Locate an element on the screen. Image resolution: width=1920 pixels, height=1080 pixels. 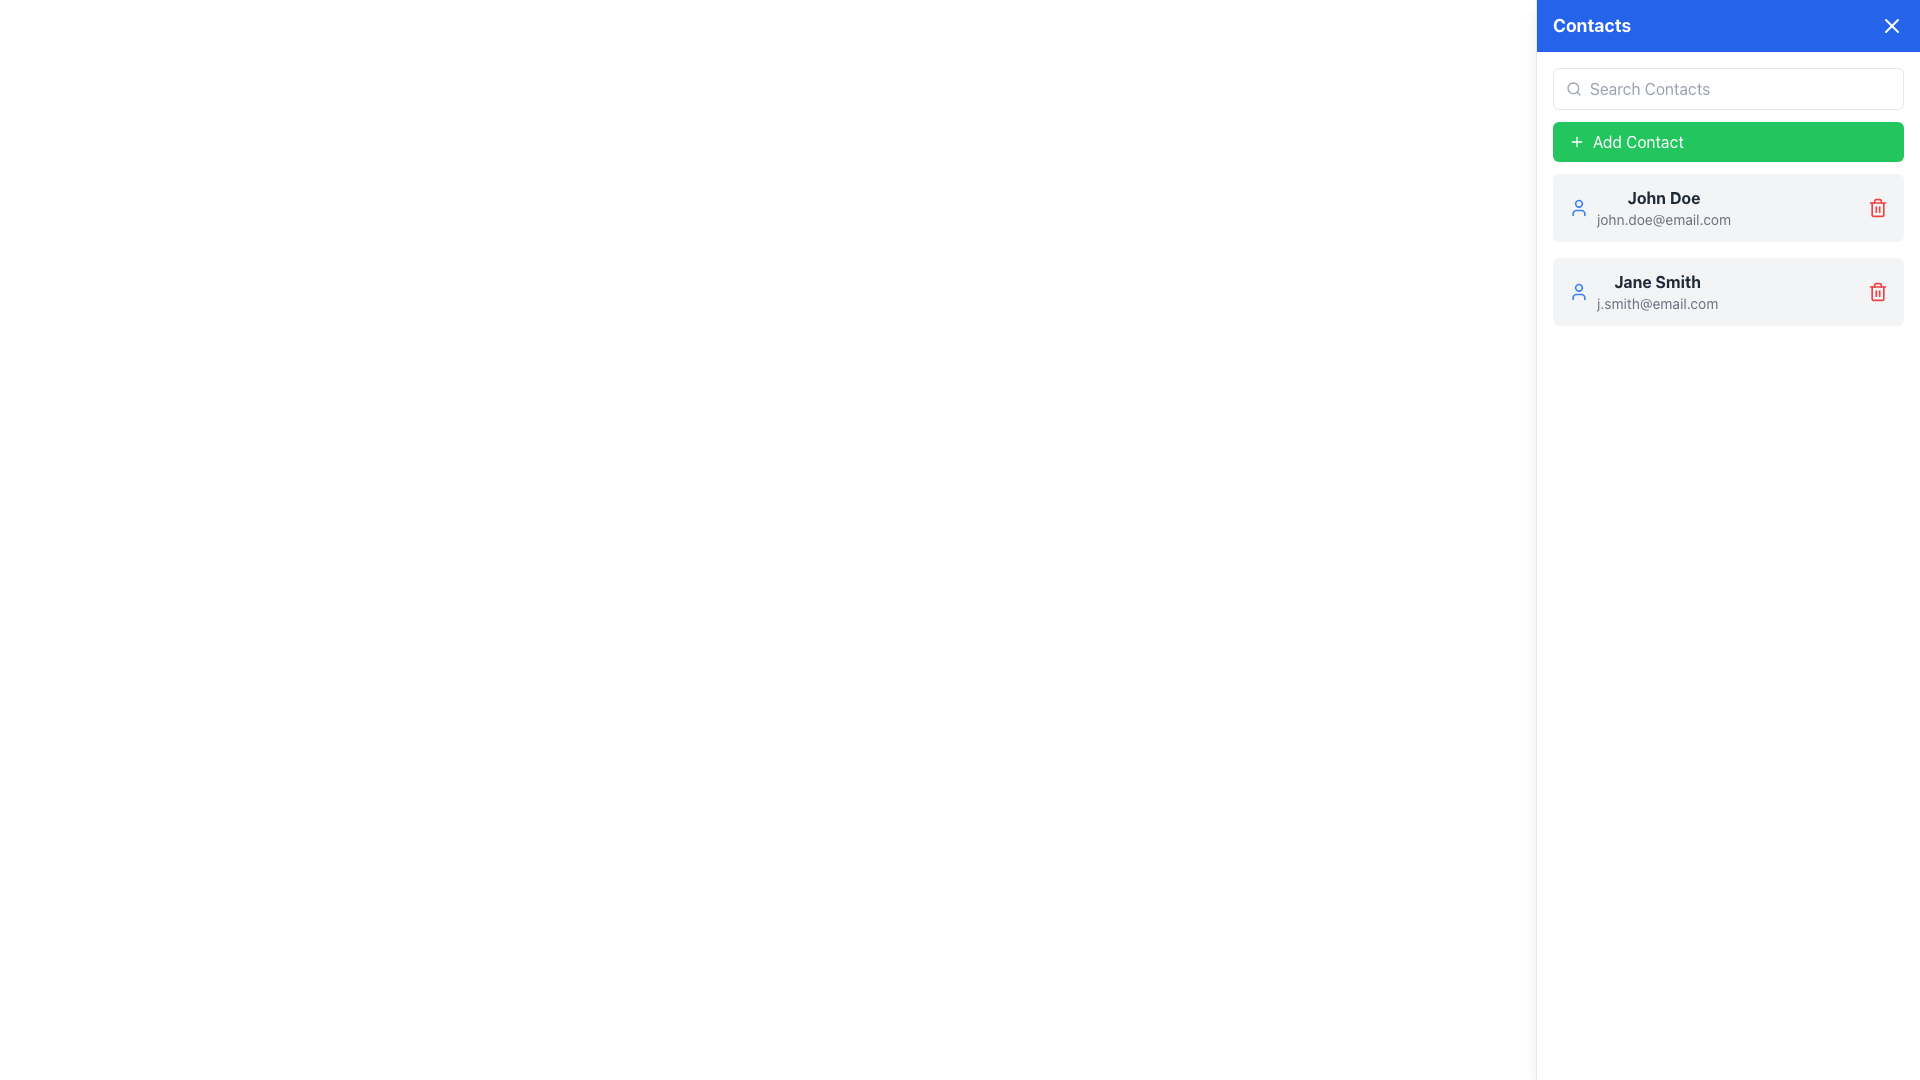
the user profile icon next to the entry for 'Jane Smith', which is located in the user profile list is located at coordinates (1578, 292).